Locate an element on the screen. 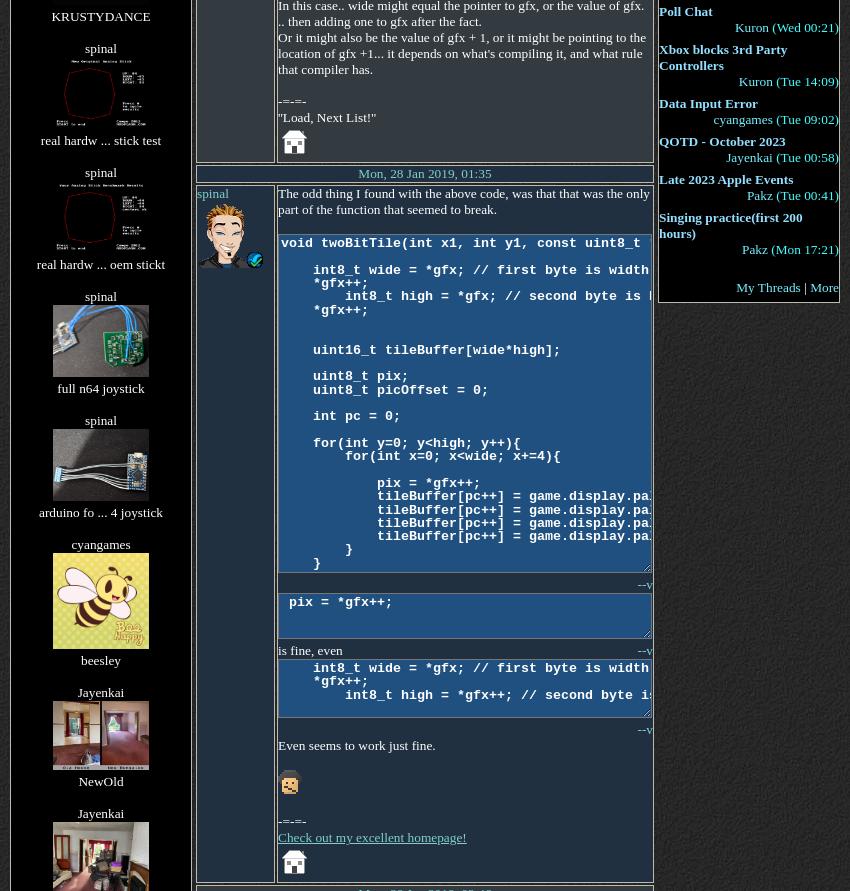  'is fine, even' is located at coordinates (309, 649).